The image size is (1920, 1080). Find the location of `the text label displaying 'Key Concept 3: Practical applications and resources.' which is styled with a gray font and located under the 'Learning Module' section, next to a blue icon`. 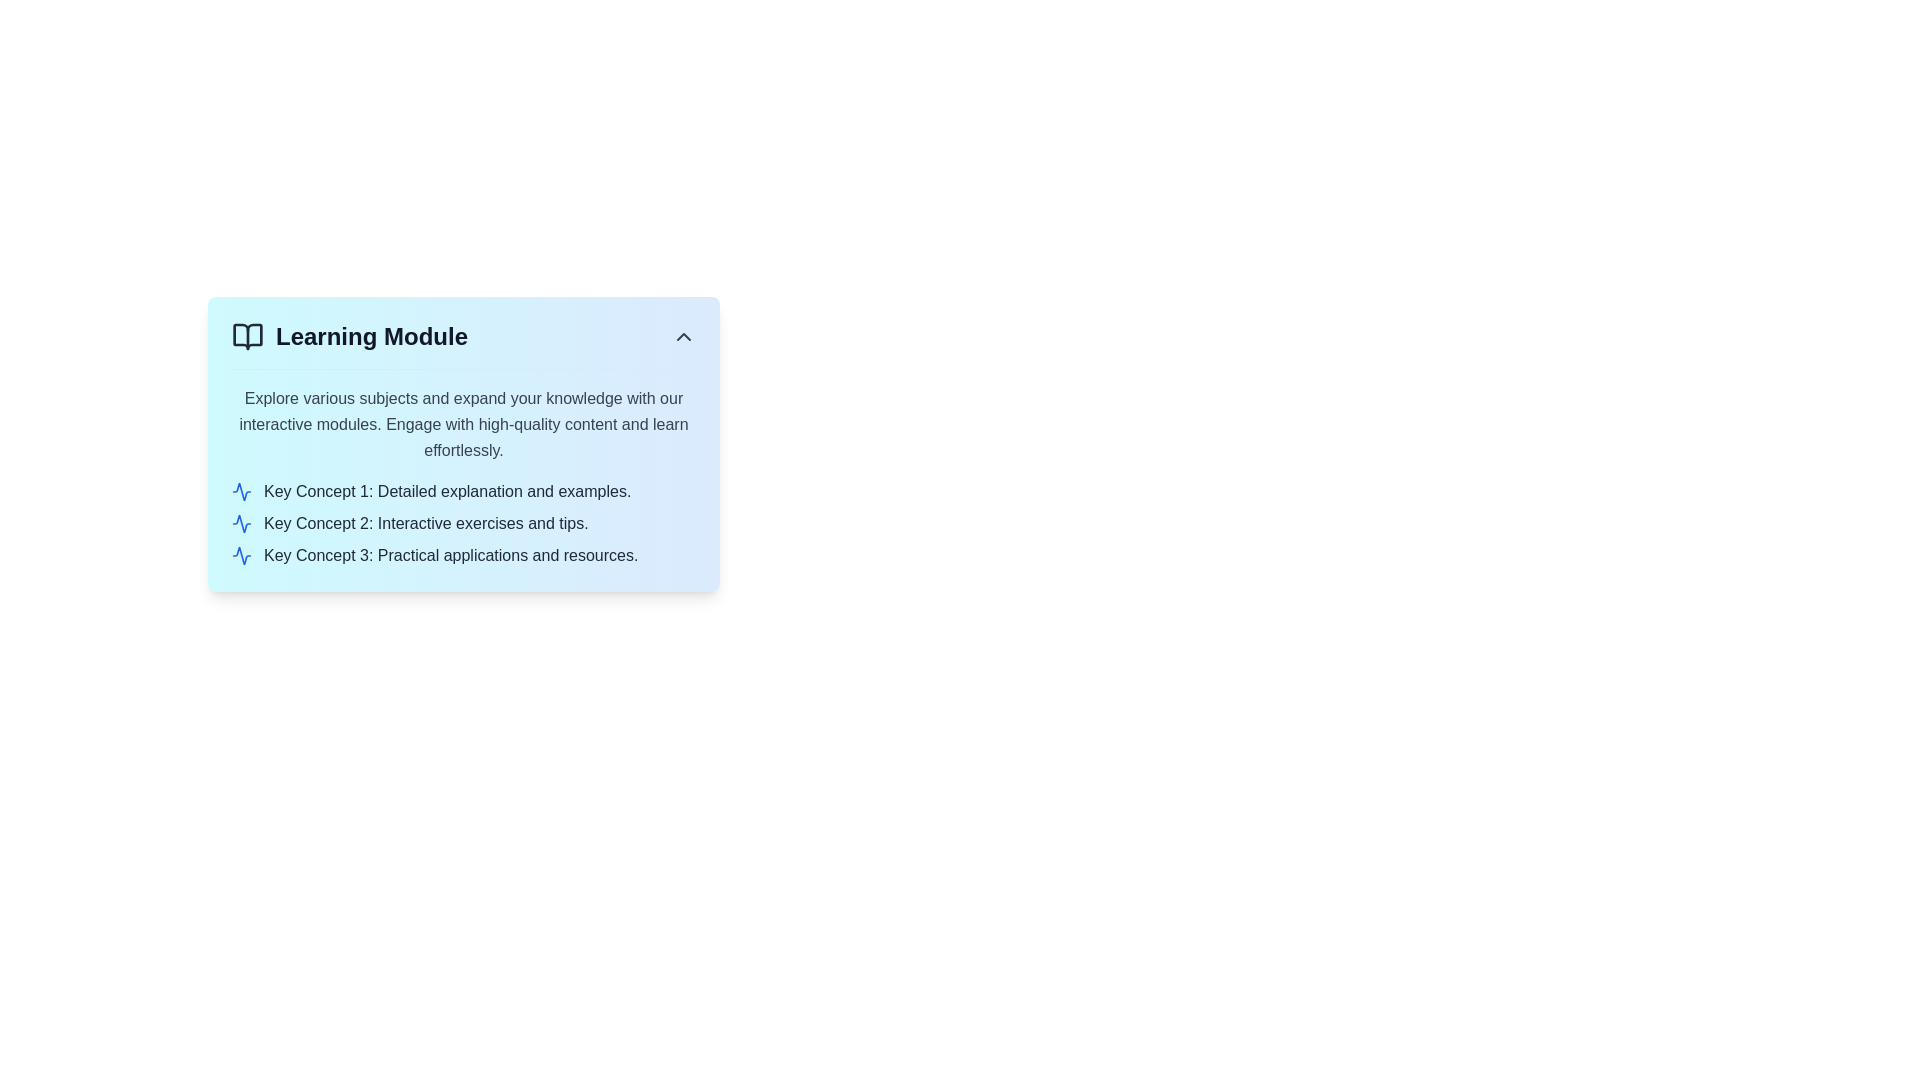

the text label displaying 'Key Concept 3: Practical applications and resources.' which is styled with a gray font and located under the 'Learning Module' section, next to a blue icon is located at coordinates (450, 555).